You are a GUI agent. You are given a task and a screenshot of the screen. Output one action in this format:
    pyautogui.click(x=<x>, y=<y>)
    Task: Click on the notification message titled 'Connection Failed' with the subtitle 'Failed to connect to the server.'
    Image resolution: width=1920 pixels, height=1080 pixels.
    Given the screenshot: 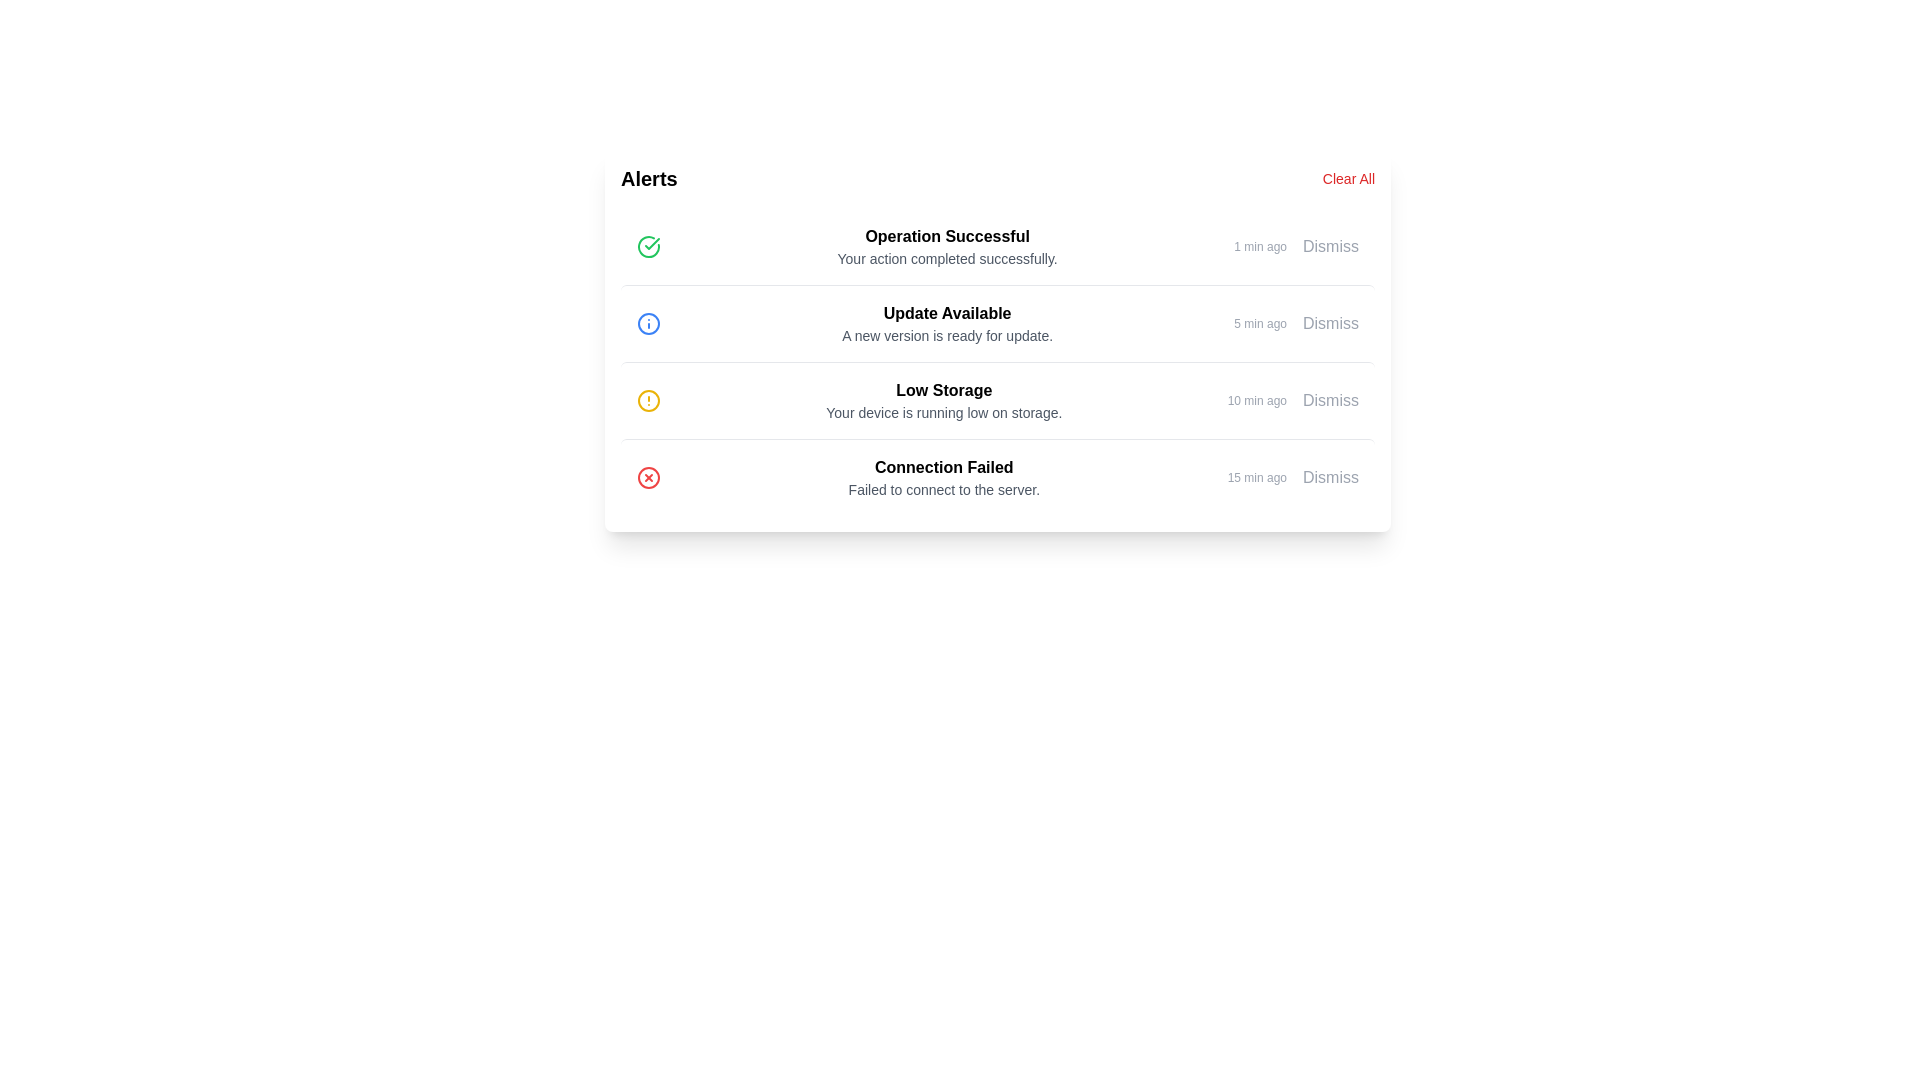 What is the action you would take?
    pyautogui.click(x=943, y=478)
    